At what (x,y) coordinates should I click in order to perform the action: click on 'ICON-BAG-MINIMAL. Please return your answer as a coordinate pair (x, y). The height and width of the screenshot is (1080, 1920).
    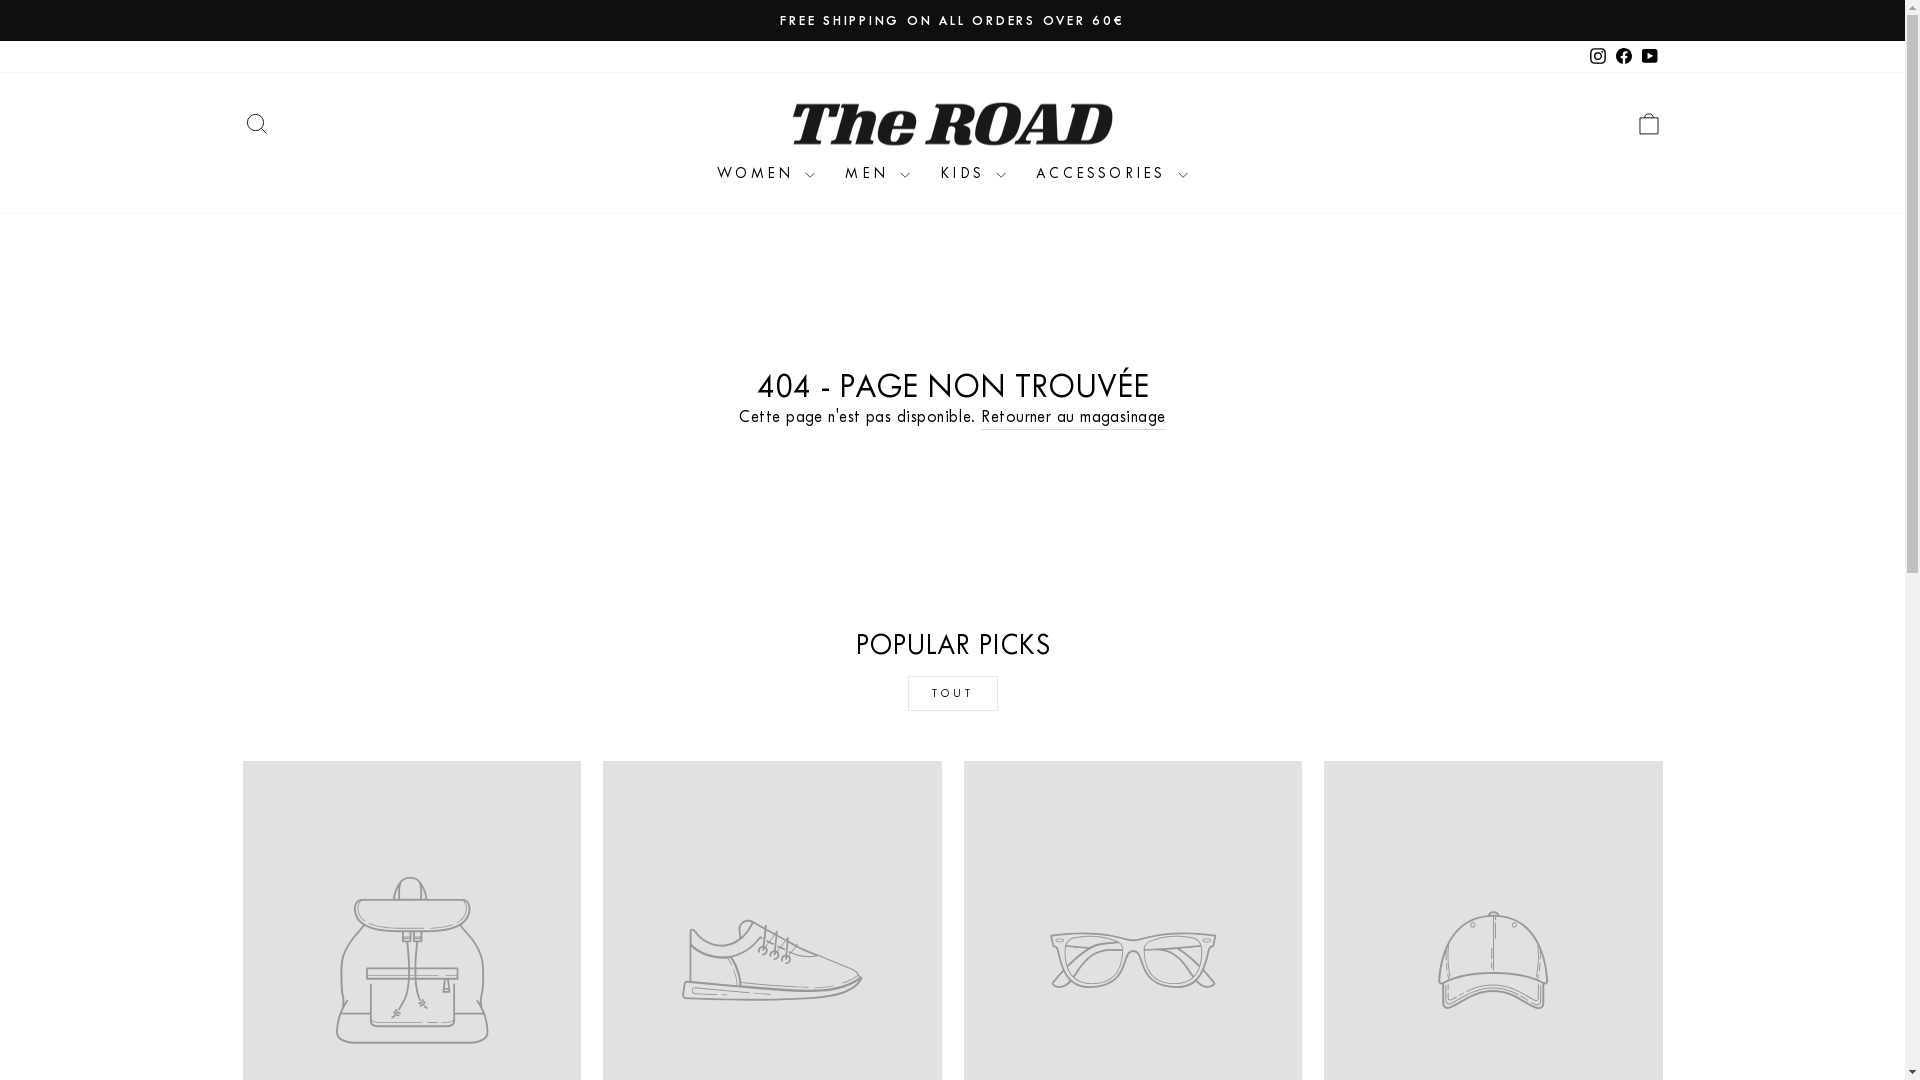
    Looking at the image, I should click on (1622, 124).